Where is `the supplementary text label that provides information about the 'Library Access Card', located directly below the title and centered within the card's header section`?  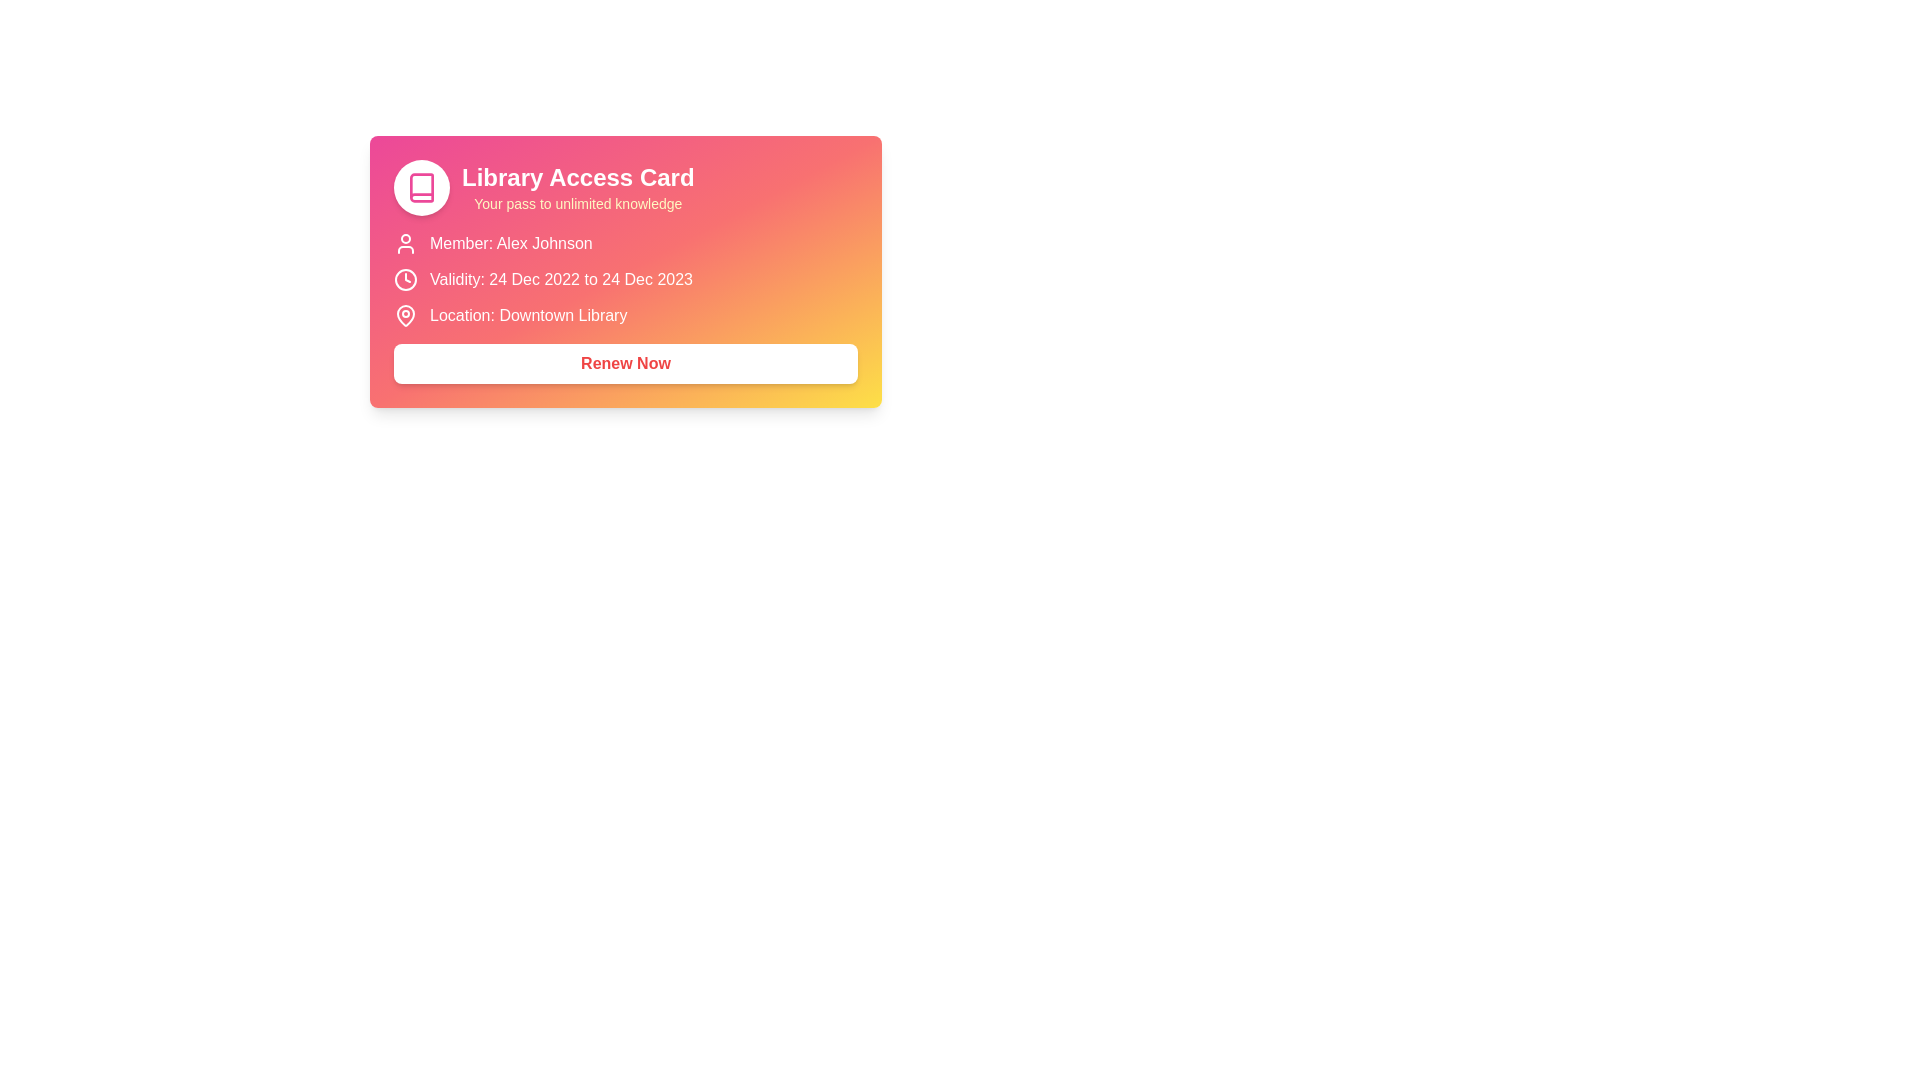 the supplementary text label that provides information about the 'Library Access Card', located directly below the title and centered within the card's header section is located at coordinates (577, 204).